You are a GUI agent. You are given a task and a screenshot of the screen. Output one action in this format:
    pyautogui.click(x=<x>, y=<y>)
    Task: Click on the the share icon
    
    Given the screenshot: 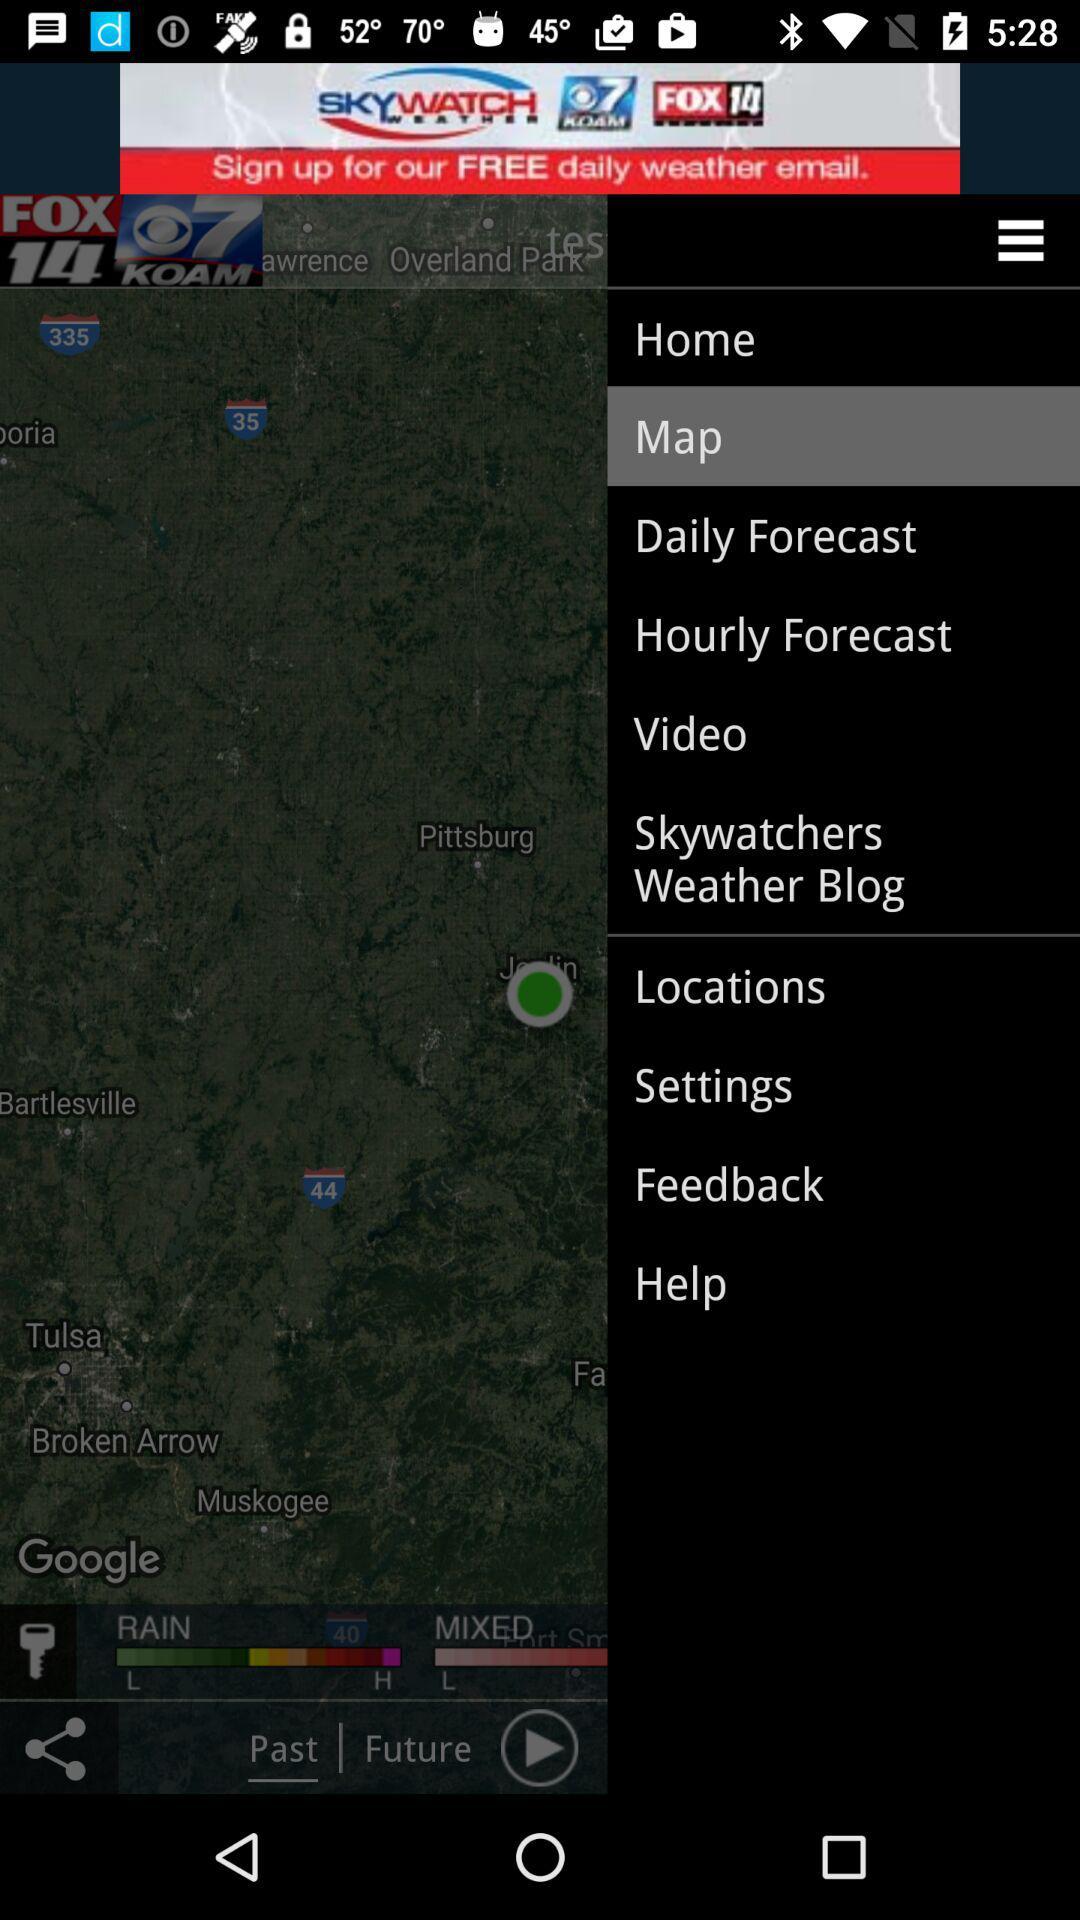 What is the action you would take?
    pyautogui.click(x=58, y=1746)
    